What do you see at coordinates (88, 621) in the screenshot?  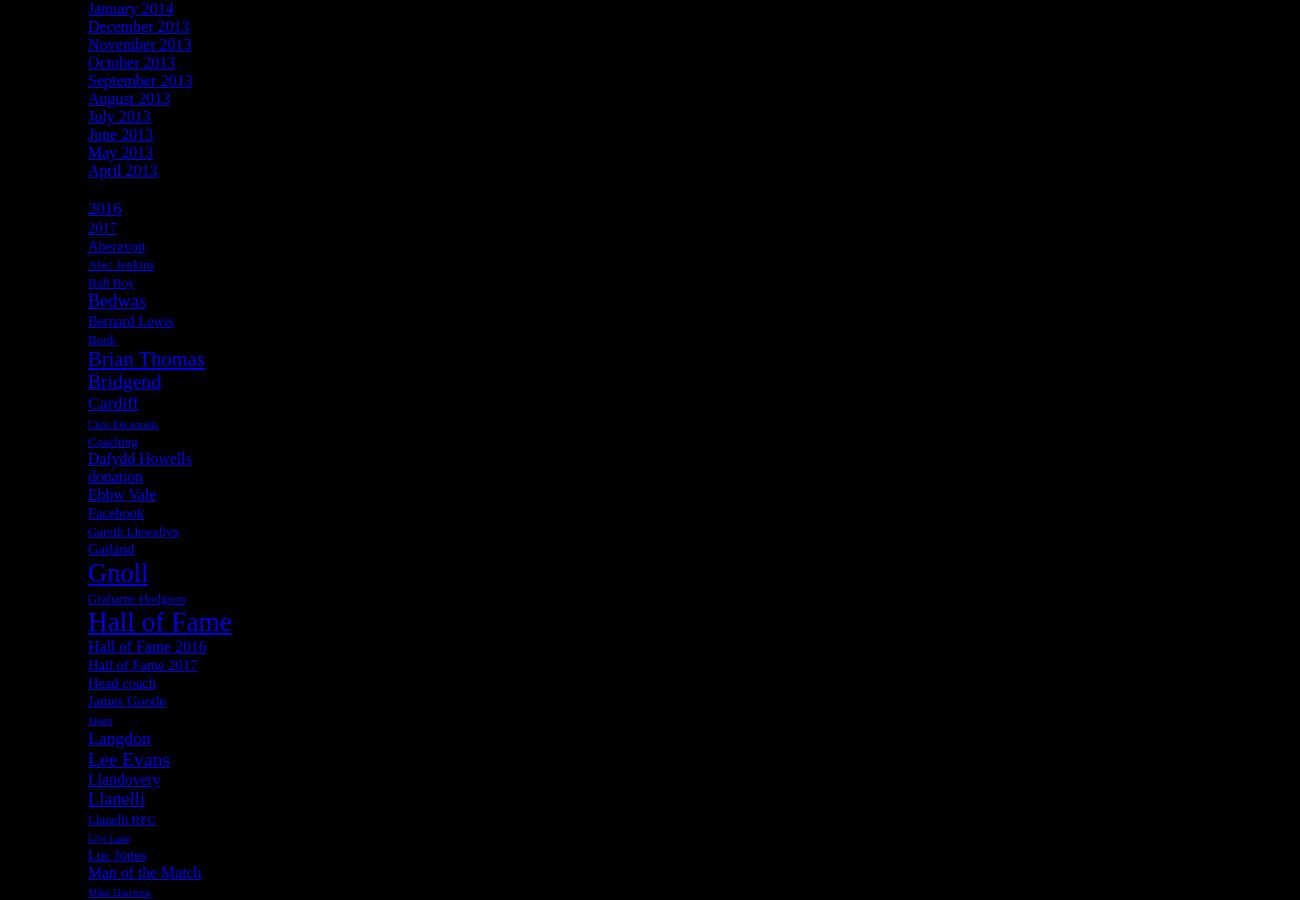 I see `'Hall of Fame'` at bounding box center [88, 621].